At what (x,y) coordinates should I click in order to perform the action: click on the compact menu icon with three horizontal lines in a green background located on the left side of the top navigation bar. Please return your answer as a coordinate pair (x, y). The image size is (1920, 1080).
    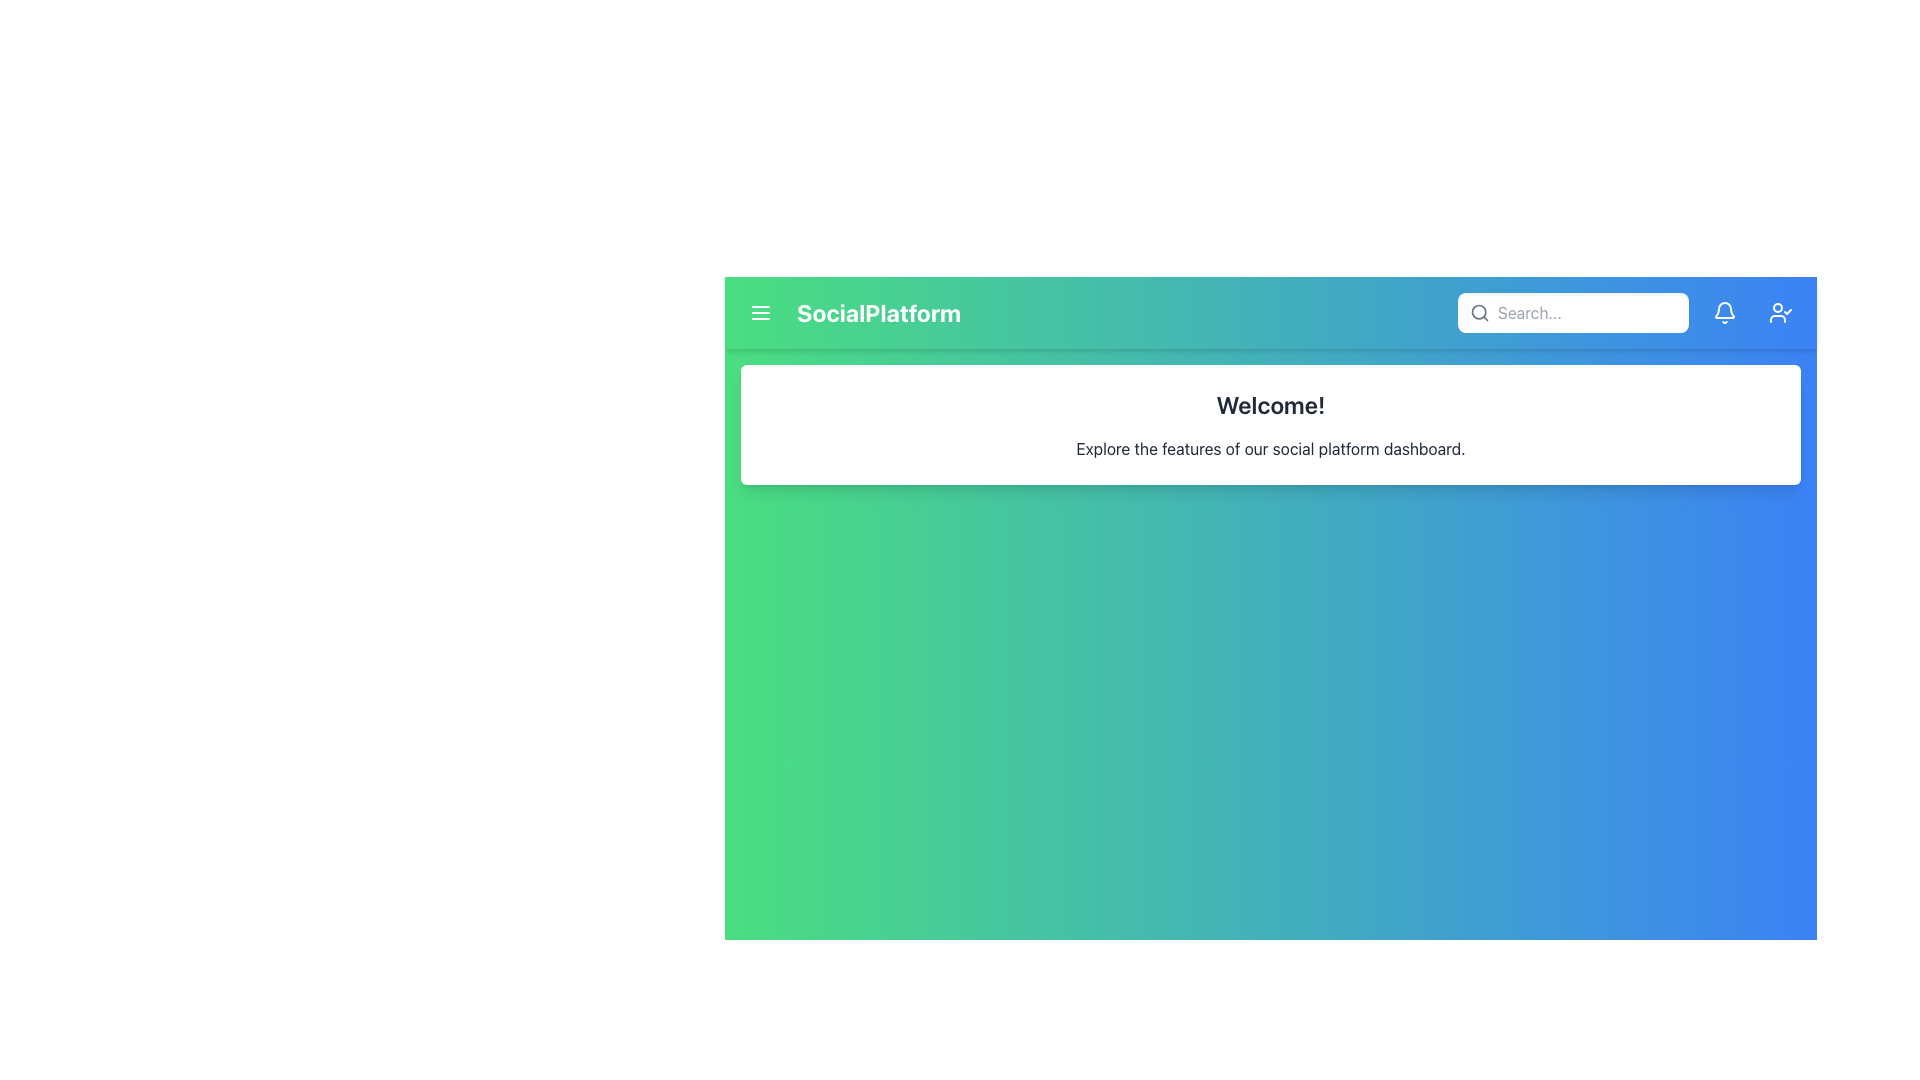
    Looking at the image, I should click on (760, 312).